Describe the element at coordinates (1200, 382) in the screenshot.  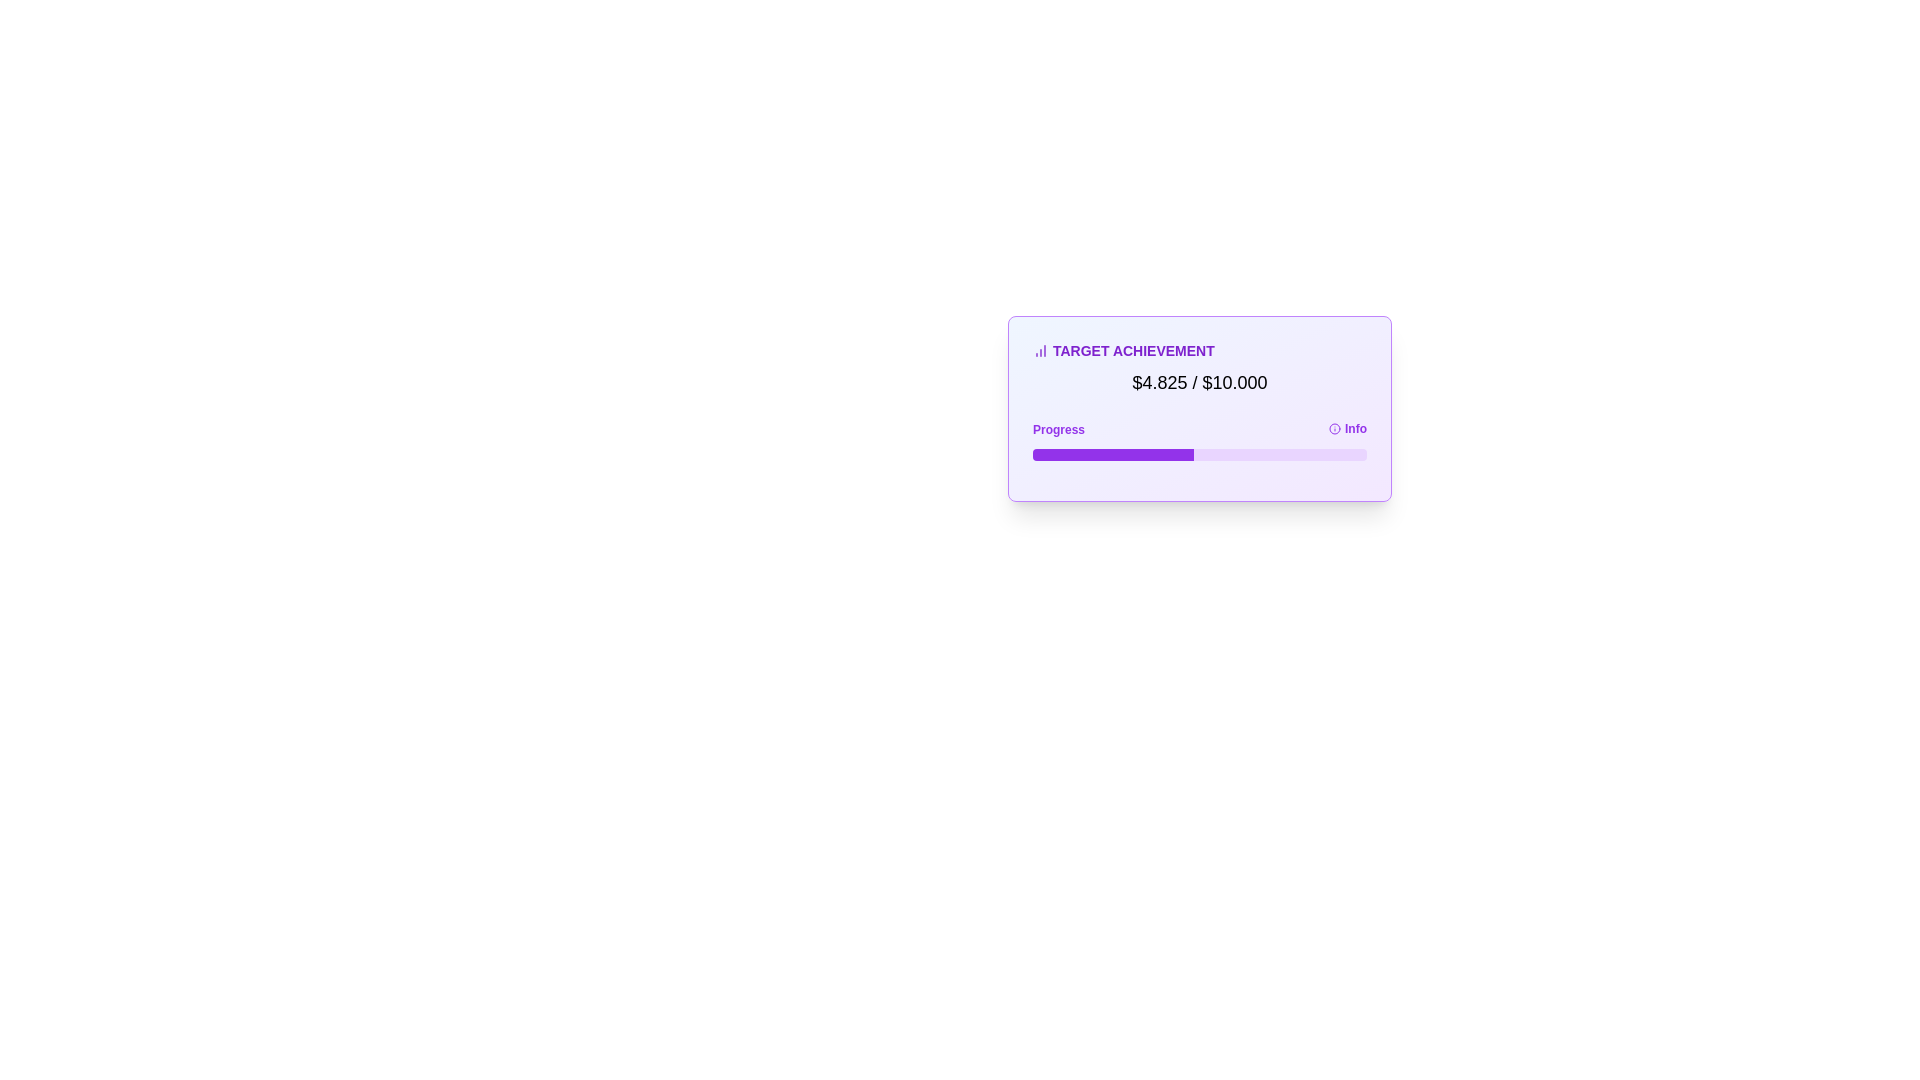
I see `the Text label that displays the current progress against the target value, formatted as "$4.825 / $10.000", which is centrally positioned below the 'Target Achievement' title and above the 'Progress Info' progress bar` at that location.